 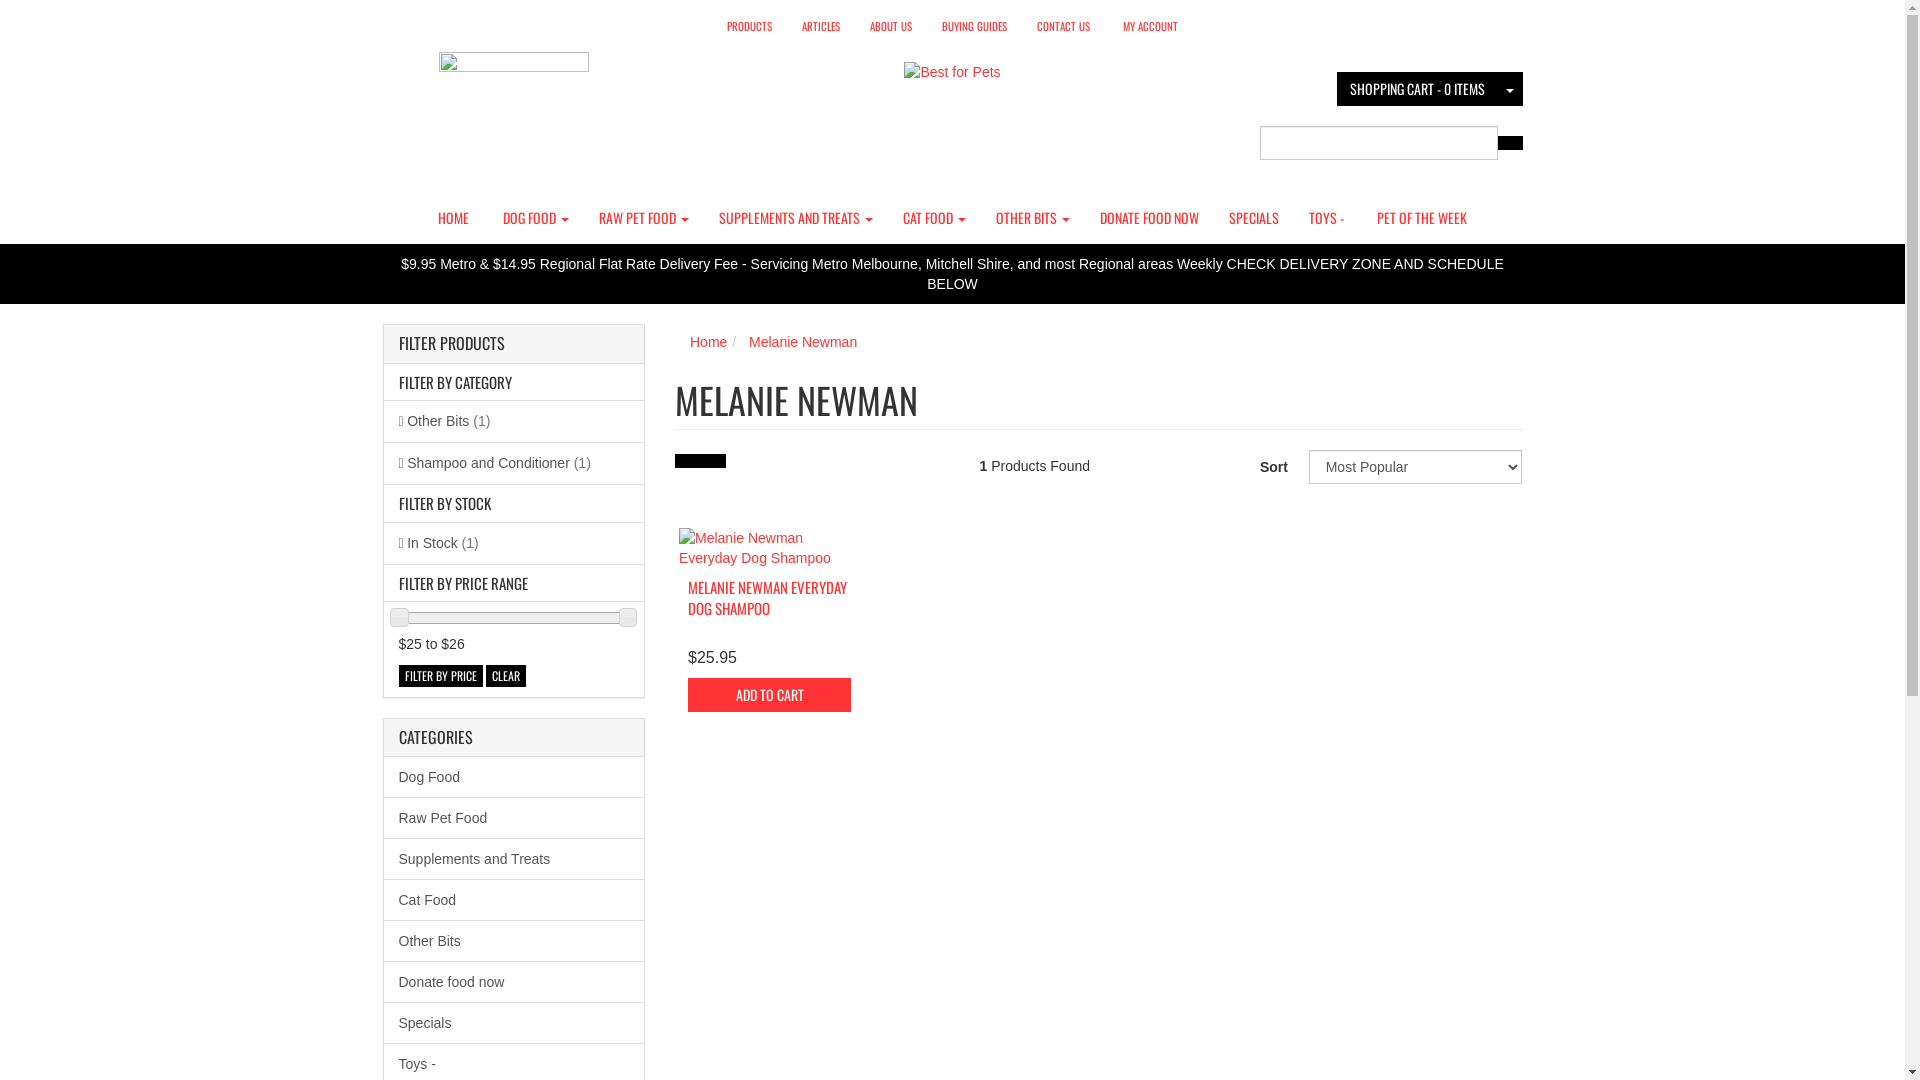 What do you see at coordinates (505, 675) in the screenshot?
I see `'CLEAR'` at bounding box center [505, 675].